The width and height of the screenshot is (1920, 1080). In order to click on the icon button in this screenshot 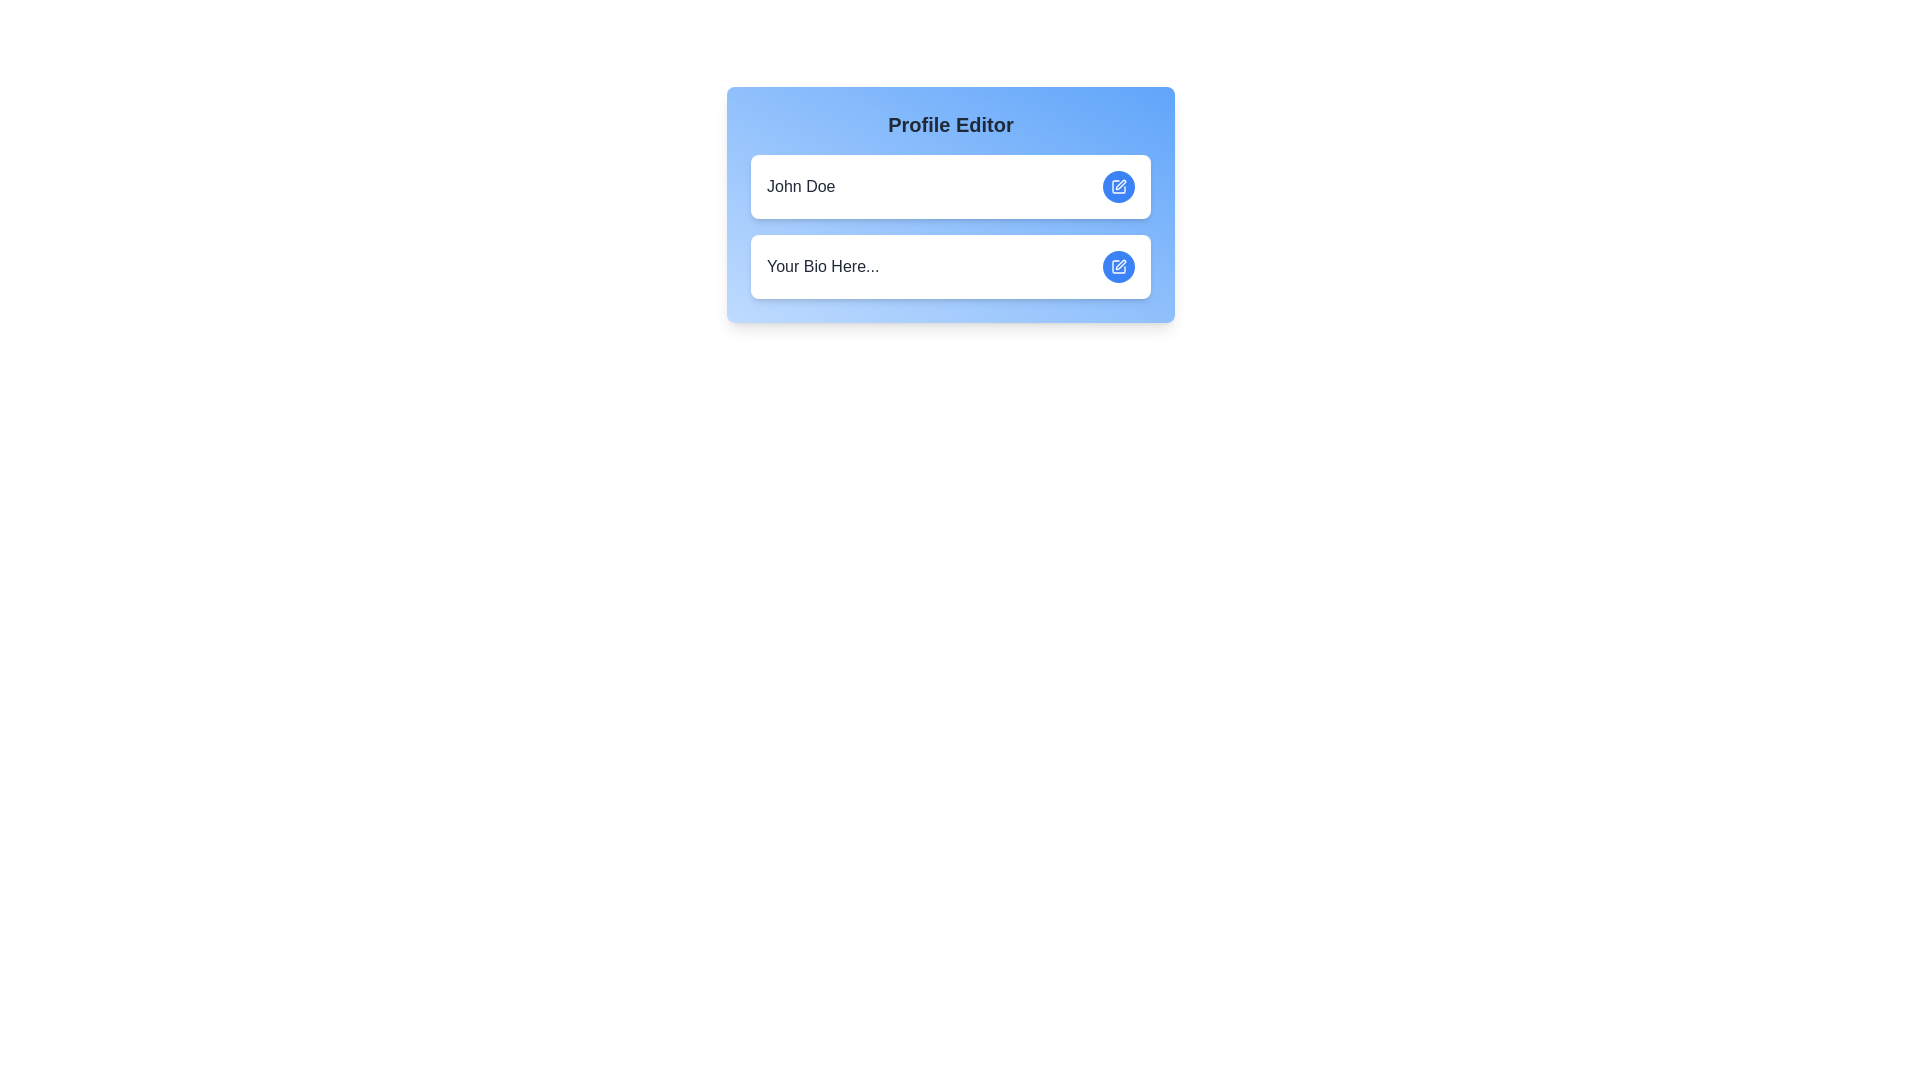, I will do `click(1121, 264)`.